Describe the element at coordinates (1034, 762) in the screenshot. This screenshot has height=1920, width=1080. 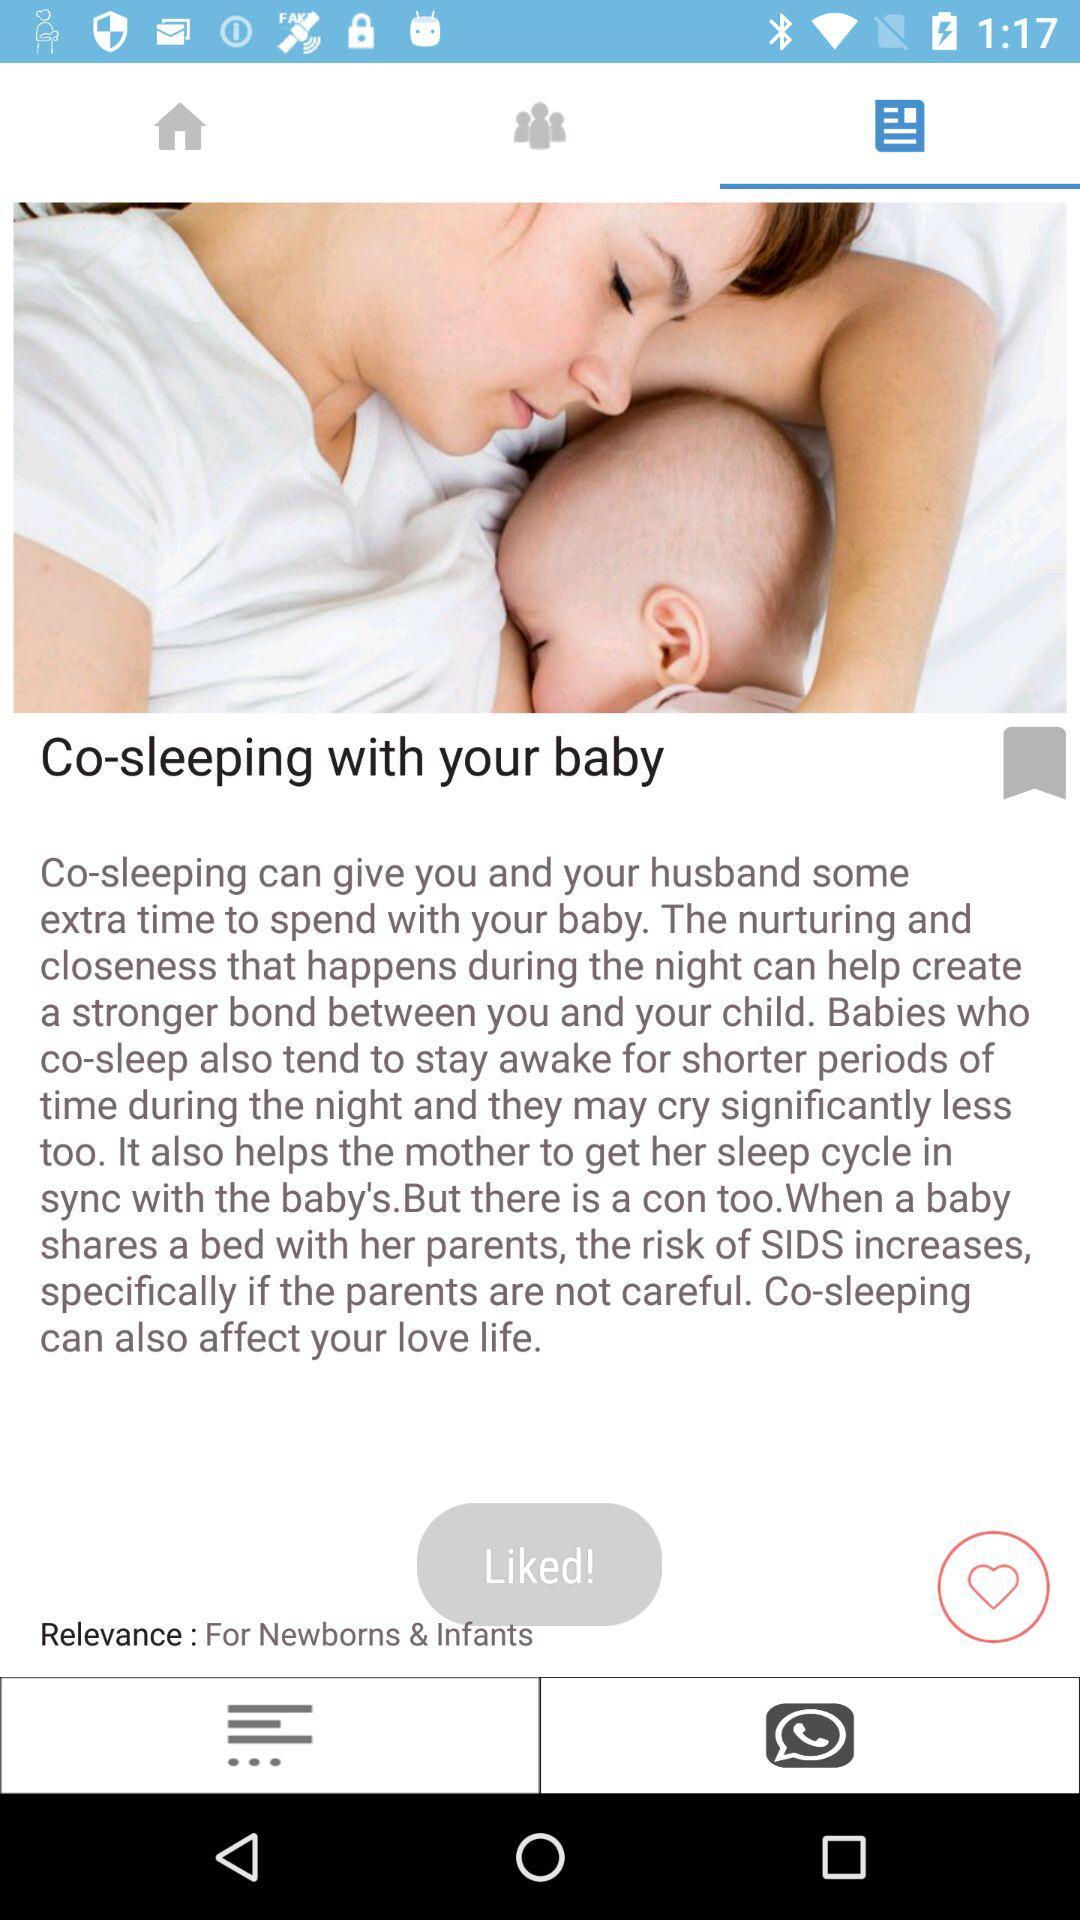
I see `bookmark this article` at that location.